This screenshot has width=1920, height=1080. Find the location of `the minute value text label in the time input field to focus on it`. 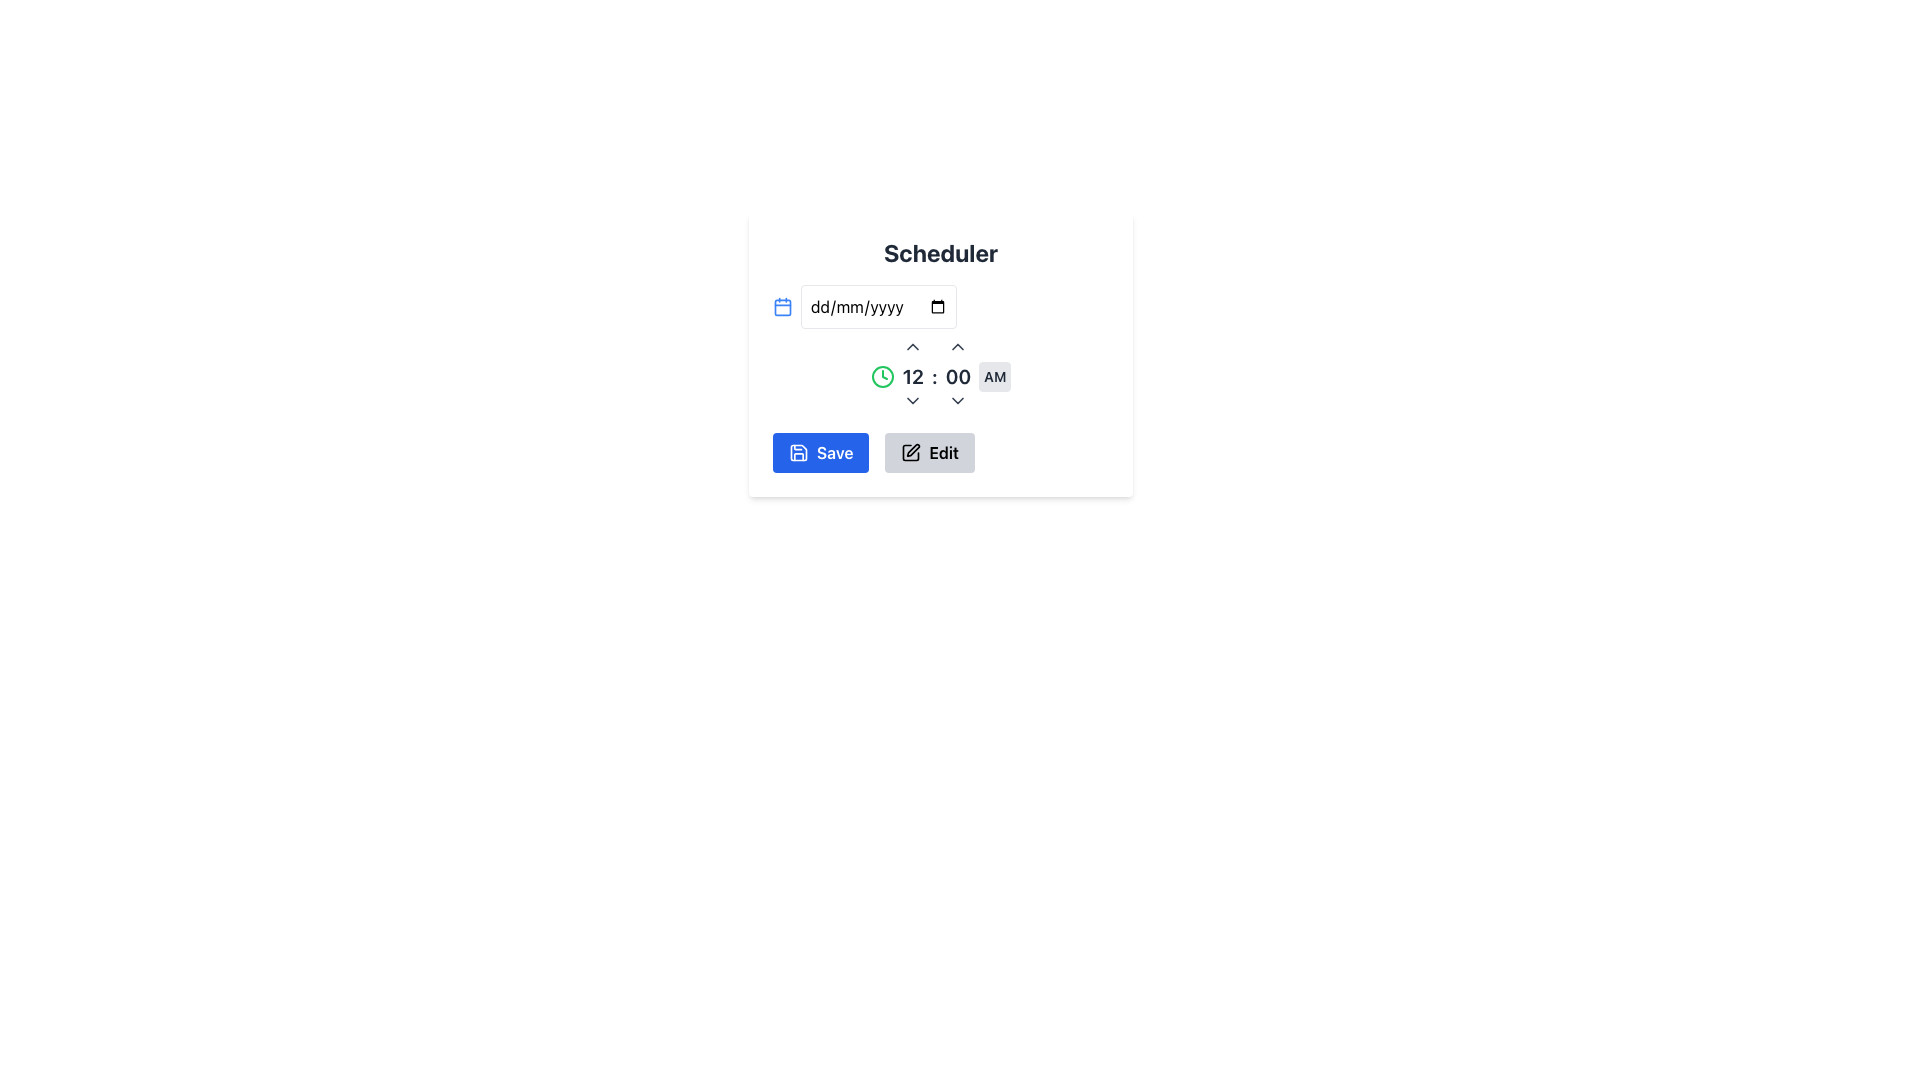

the minute value text label in the time input field to focus on it is located at coordinates (957, 377).